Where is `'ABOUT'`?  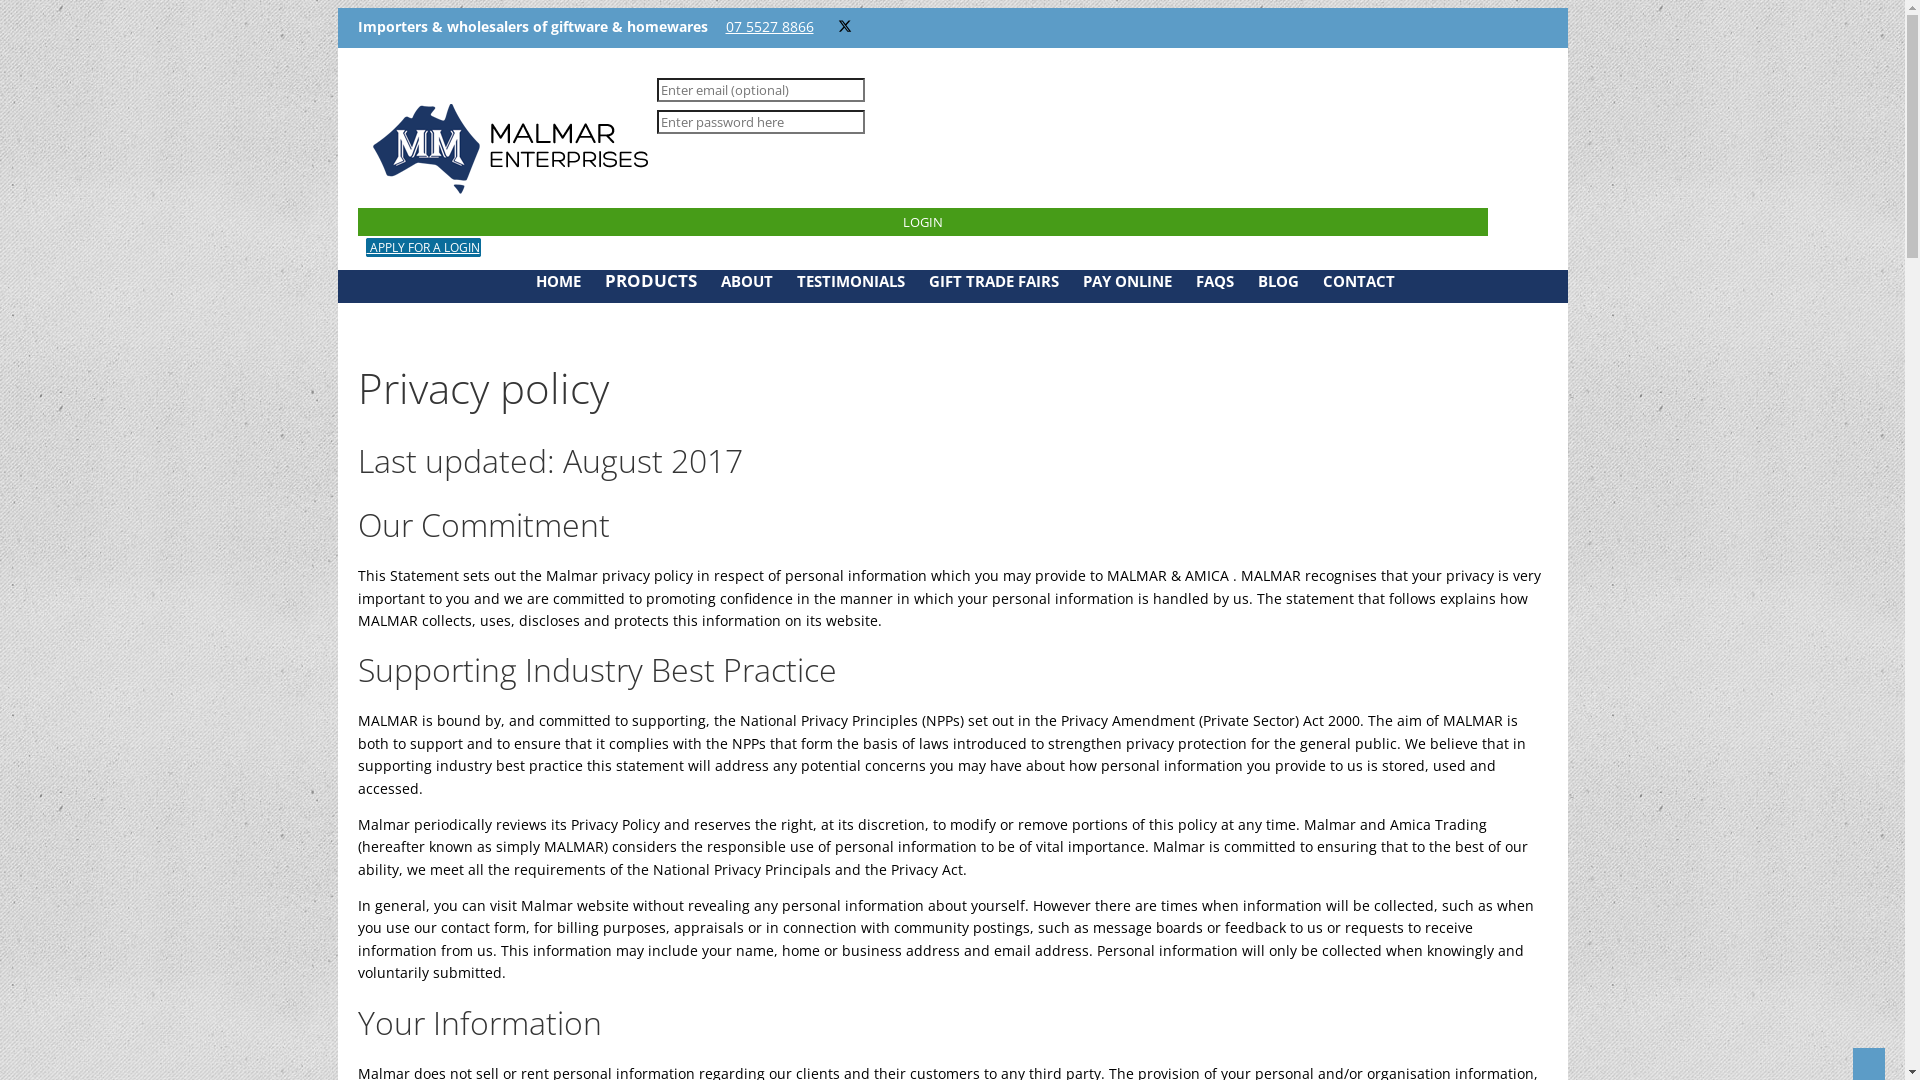 'ABOUT' is located at coordinates (744, 281).